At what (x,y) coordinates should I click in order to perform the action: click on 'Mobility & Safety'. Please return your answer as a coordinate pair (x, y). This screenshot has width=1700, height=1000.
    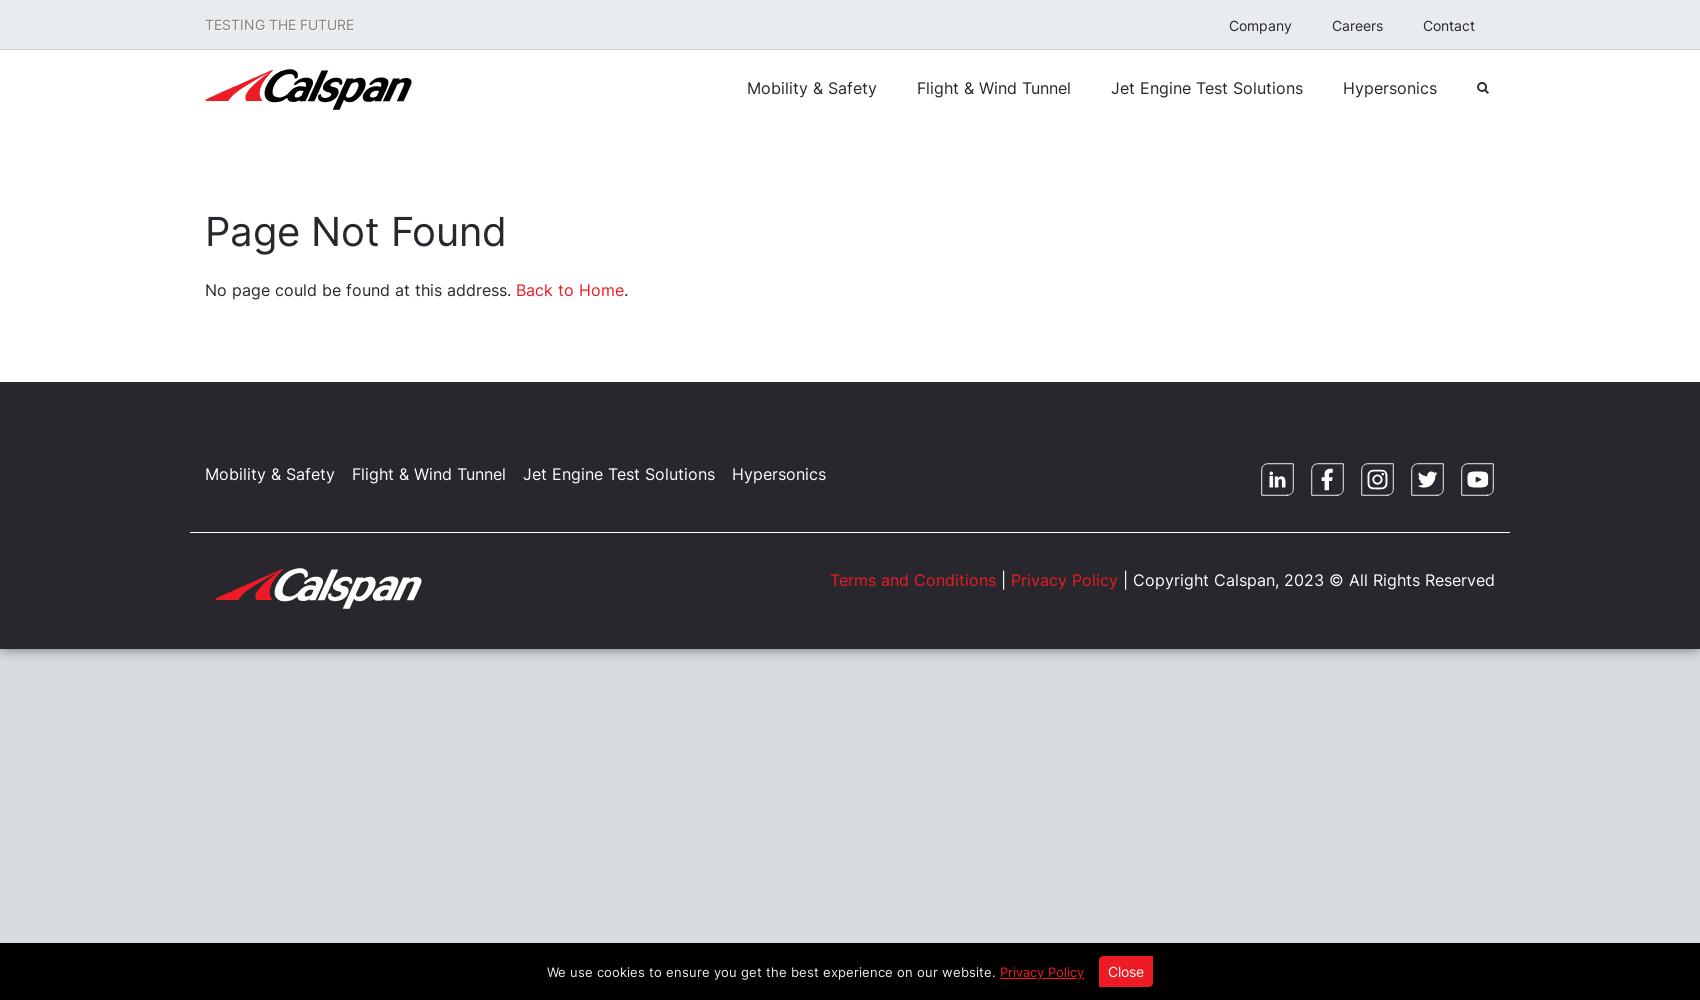
    Looking at the image, I should click on (204, 473).